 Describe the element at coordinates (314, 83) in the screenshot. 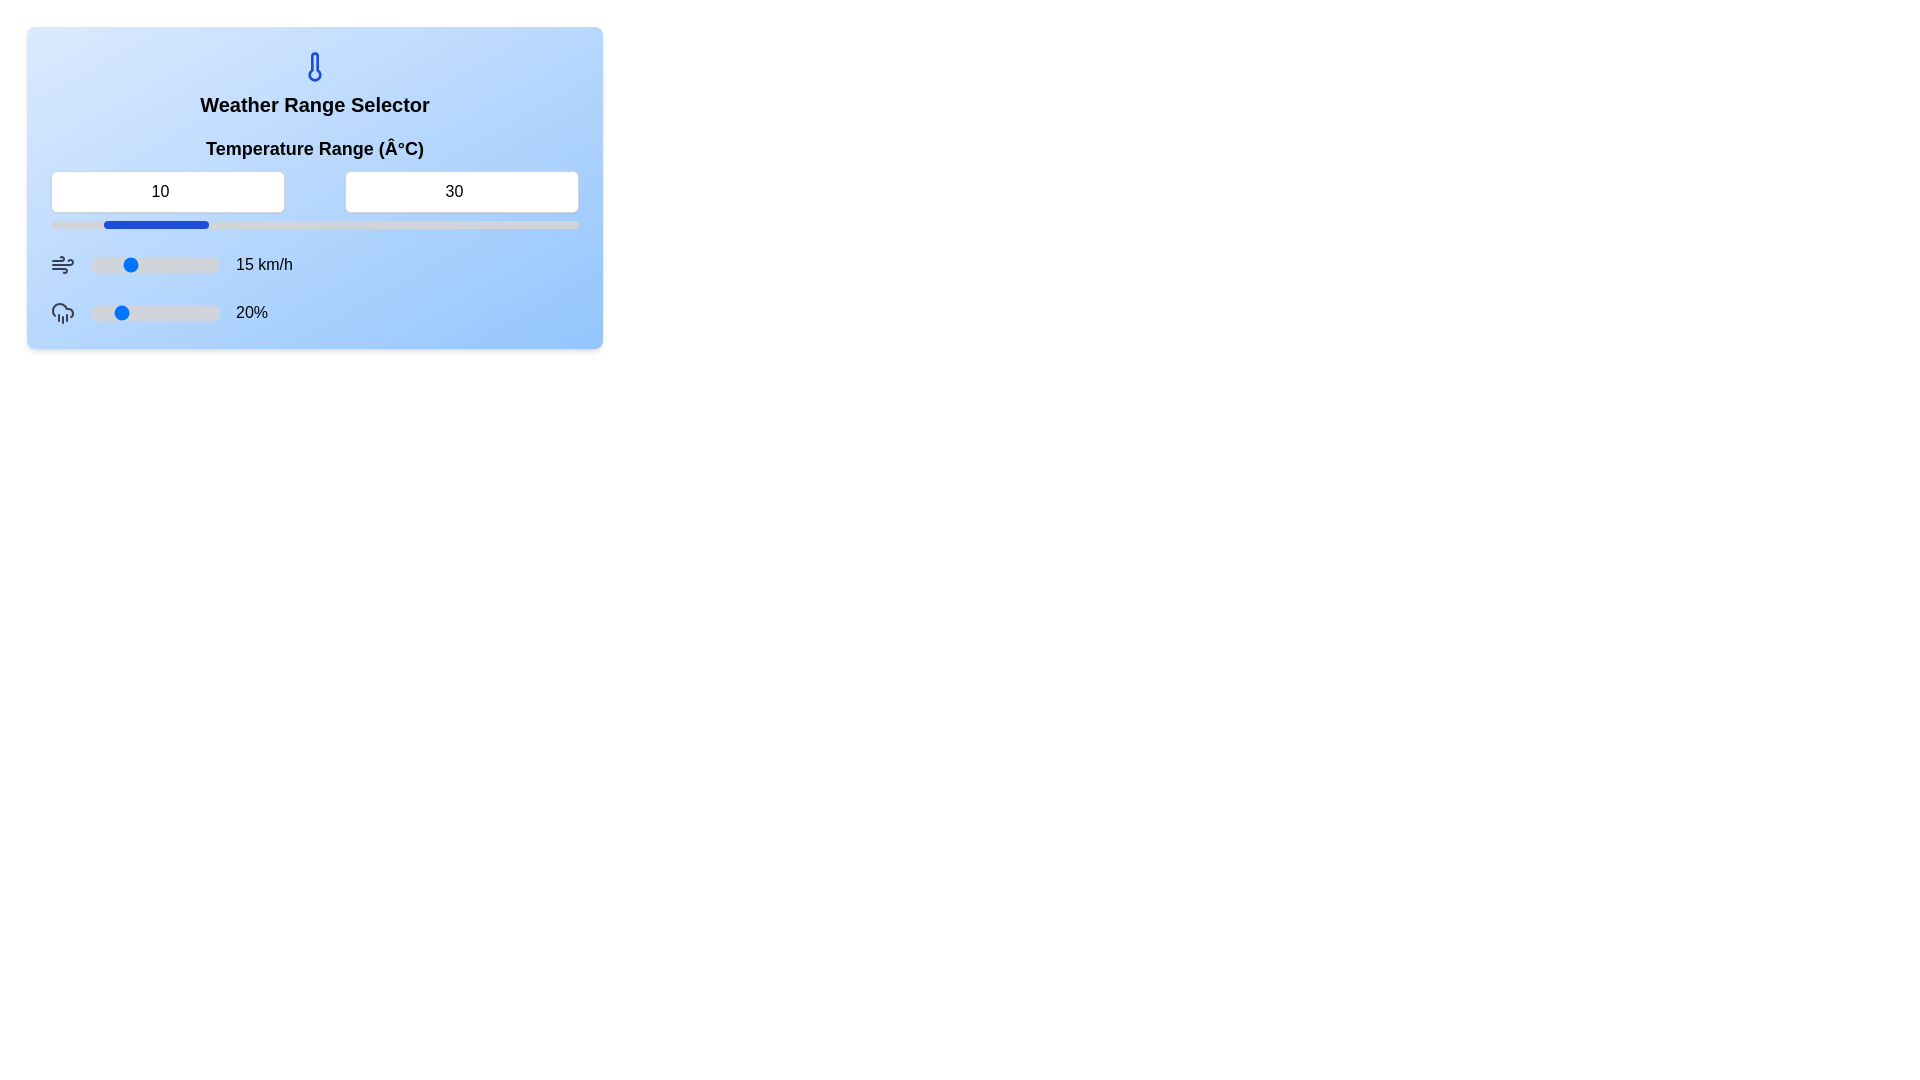

I see `the Text Display with an Icon that serves as the header for the weather range selector interface, located at the upper section of the panel above the 'Temperature Range (°C)' text` at that location.